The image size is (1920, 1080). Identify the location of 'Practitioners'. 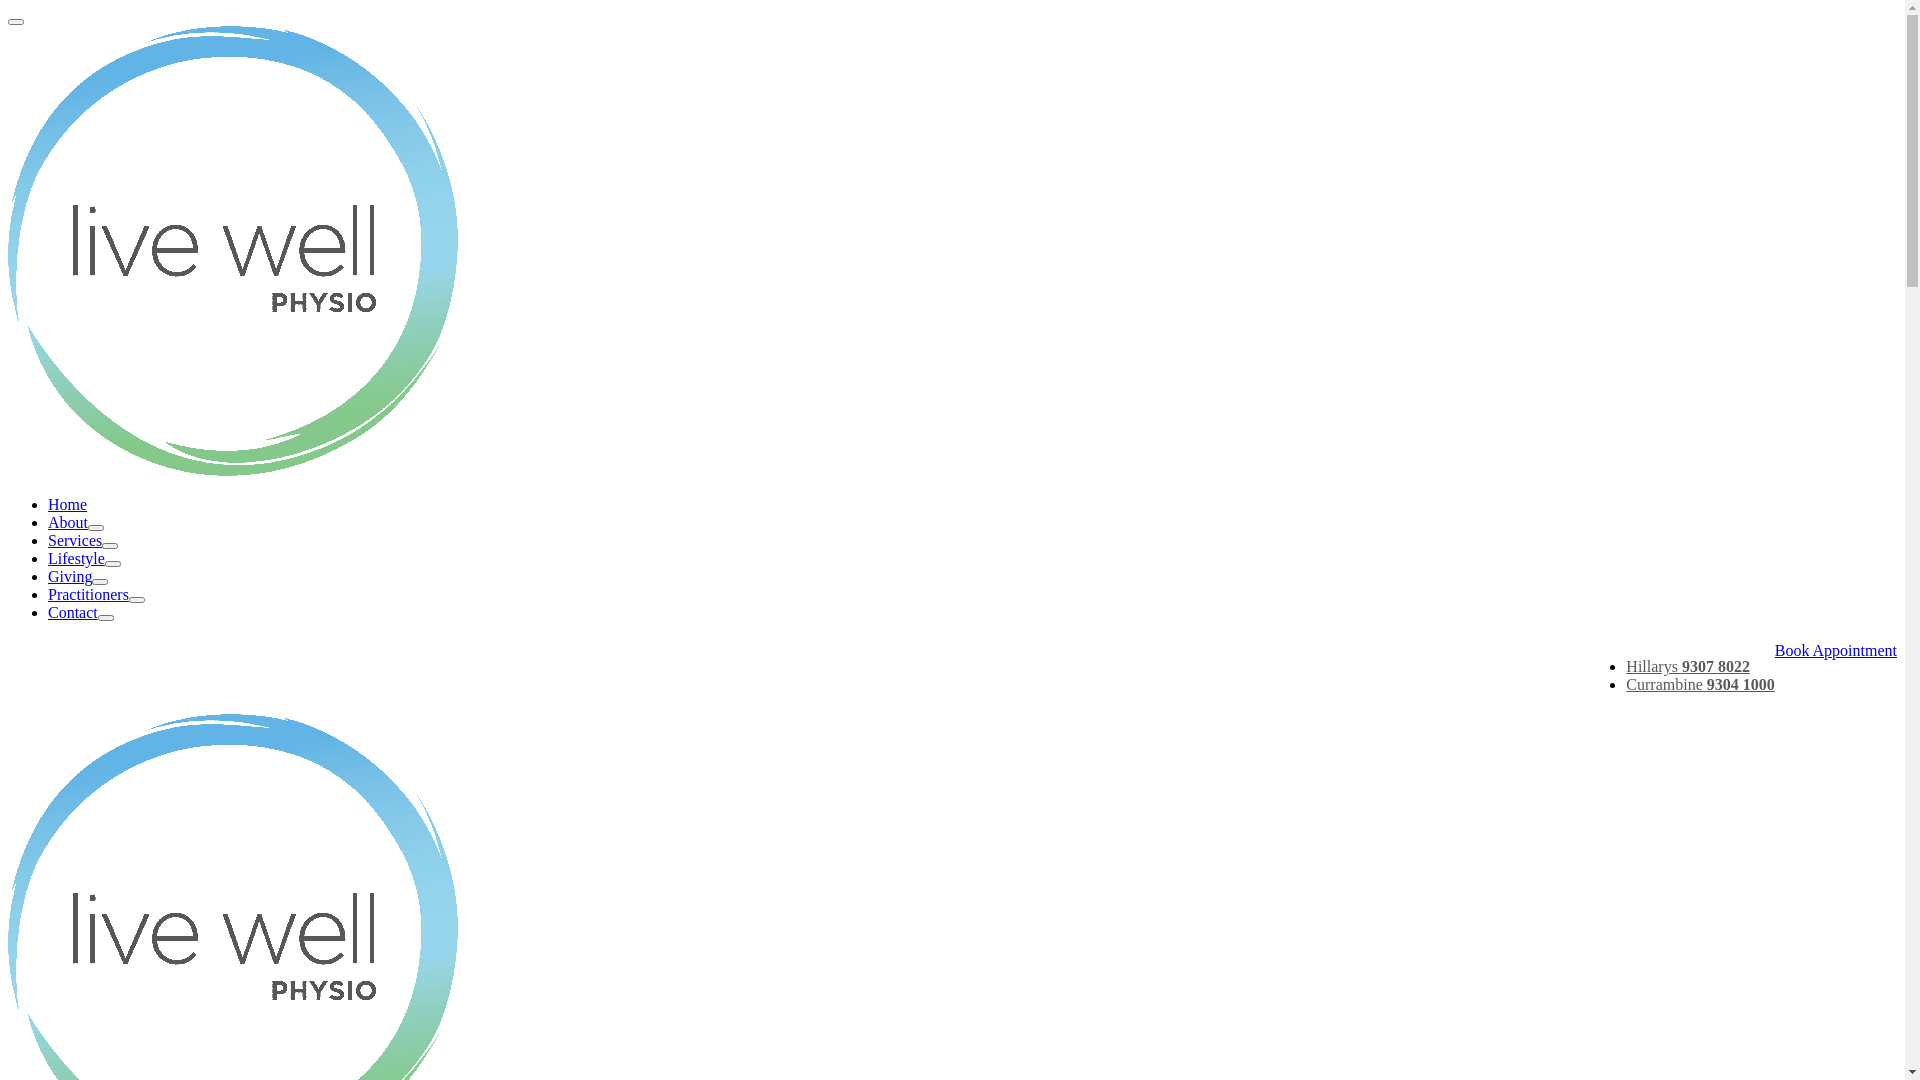
(48, 593).